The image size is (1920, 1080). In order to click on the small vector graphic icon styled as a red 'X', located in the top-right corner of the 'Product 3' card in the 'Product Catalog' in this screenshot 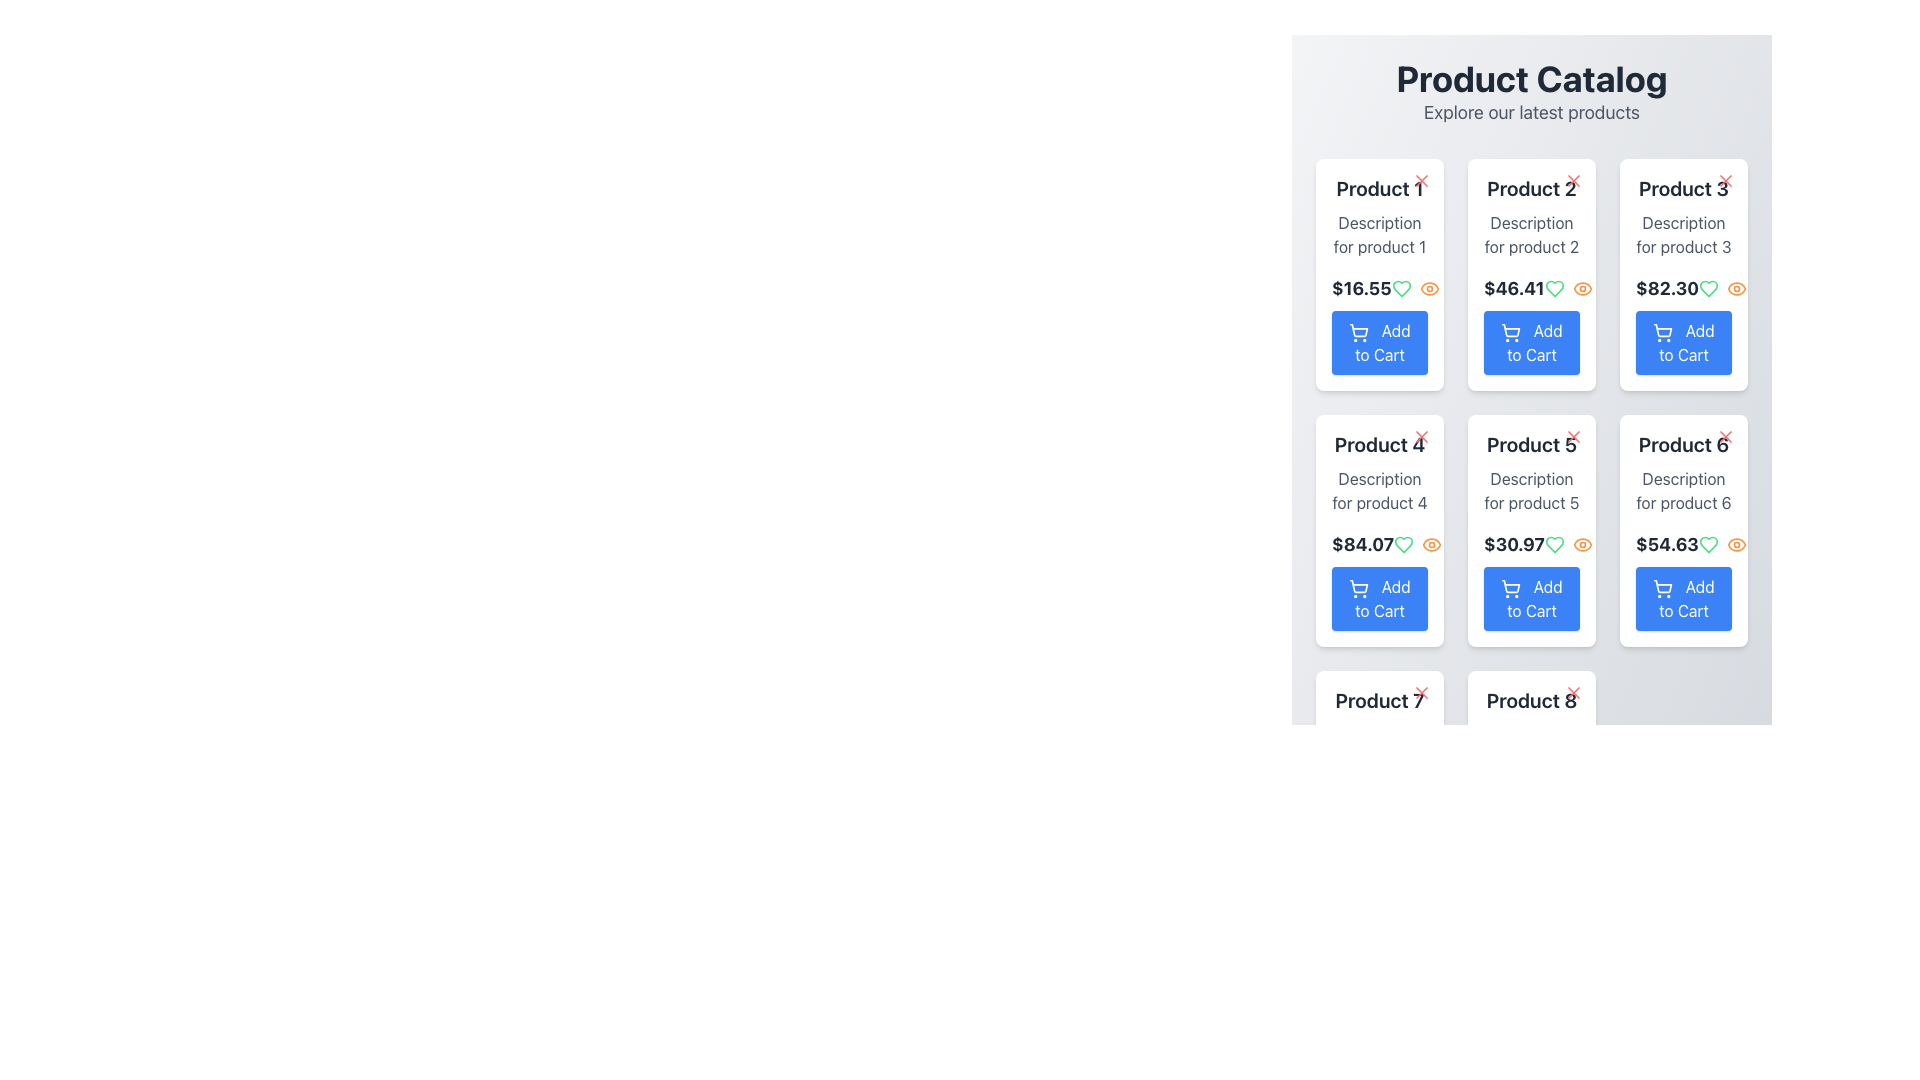, I will do `click(1725, 181)`.